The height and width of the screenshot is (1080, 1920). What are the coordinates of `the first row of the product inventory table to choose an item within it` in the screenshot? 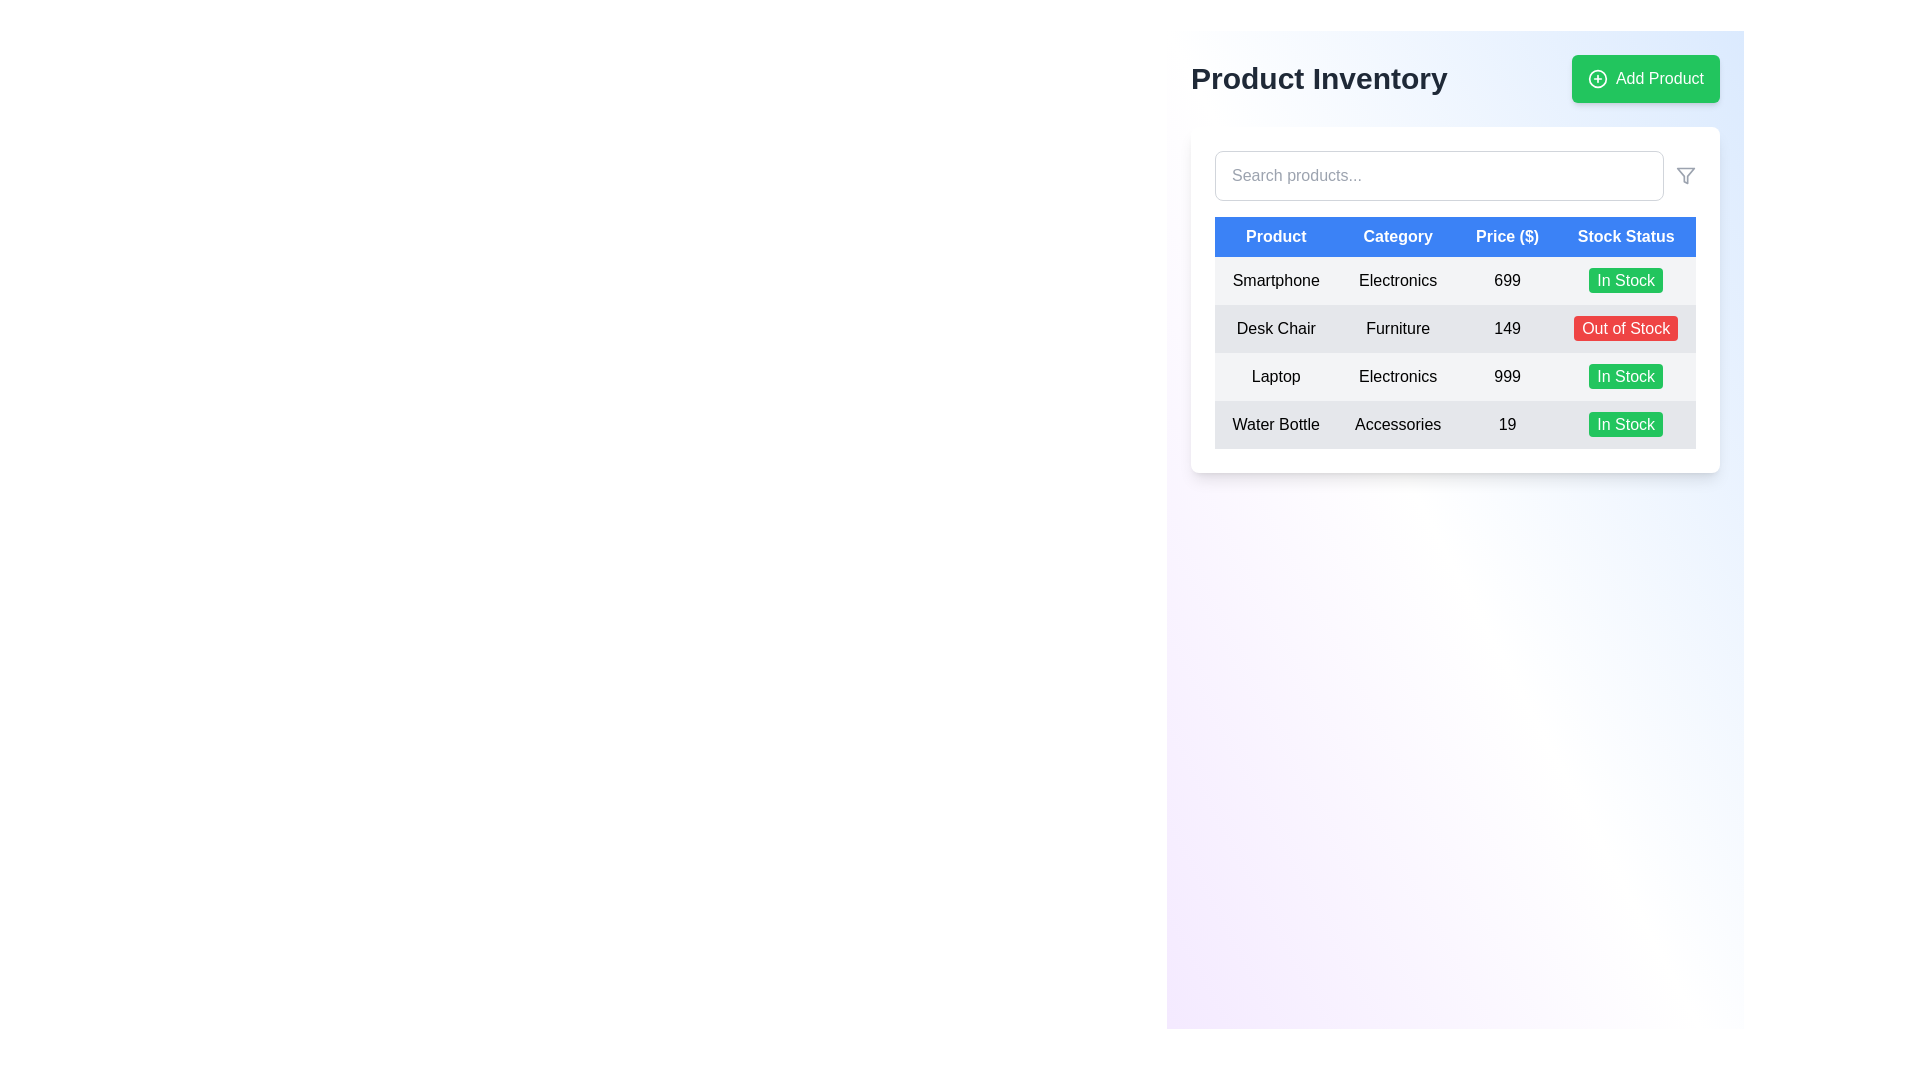 It's located at (1455, 281).